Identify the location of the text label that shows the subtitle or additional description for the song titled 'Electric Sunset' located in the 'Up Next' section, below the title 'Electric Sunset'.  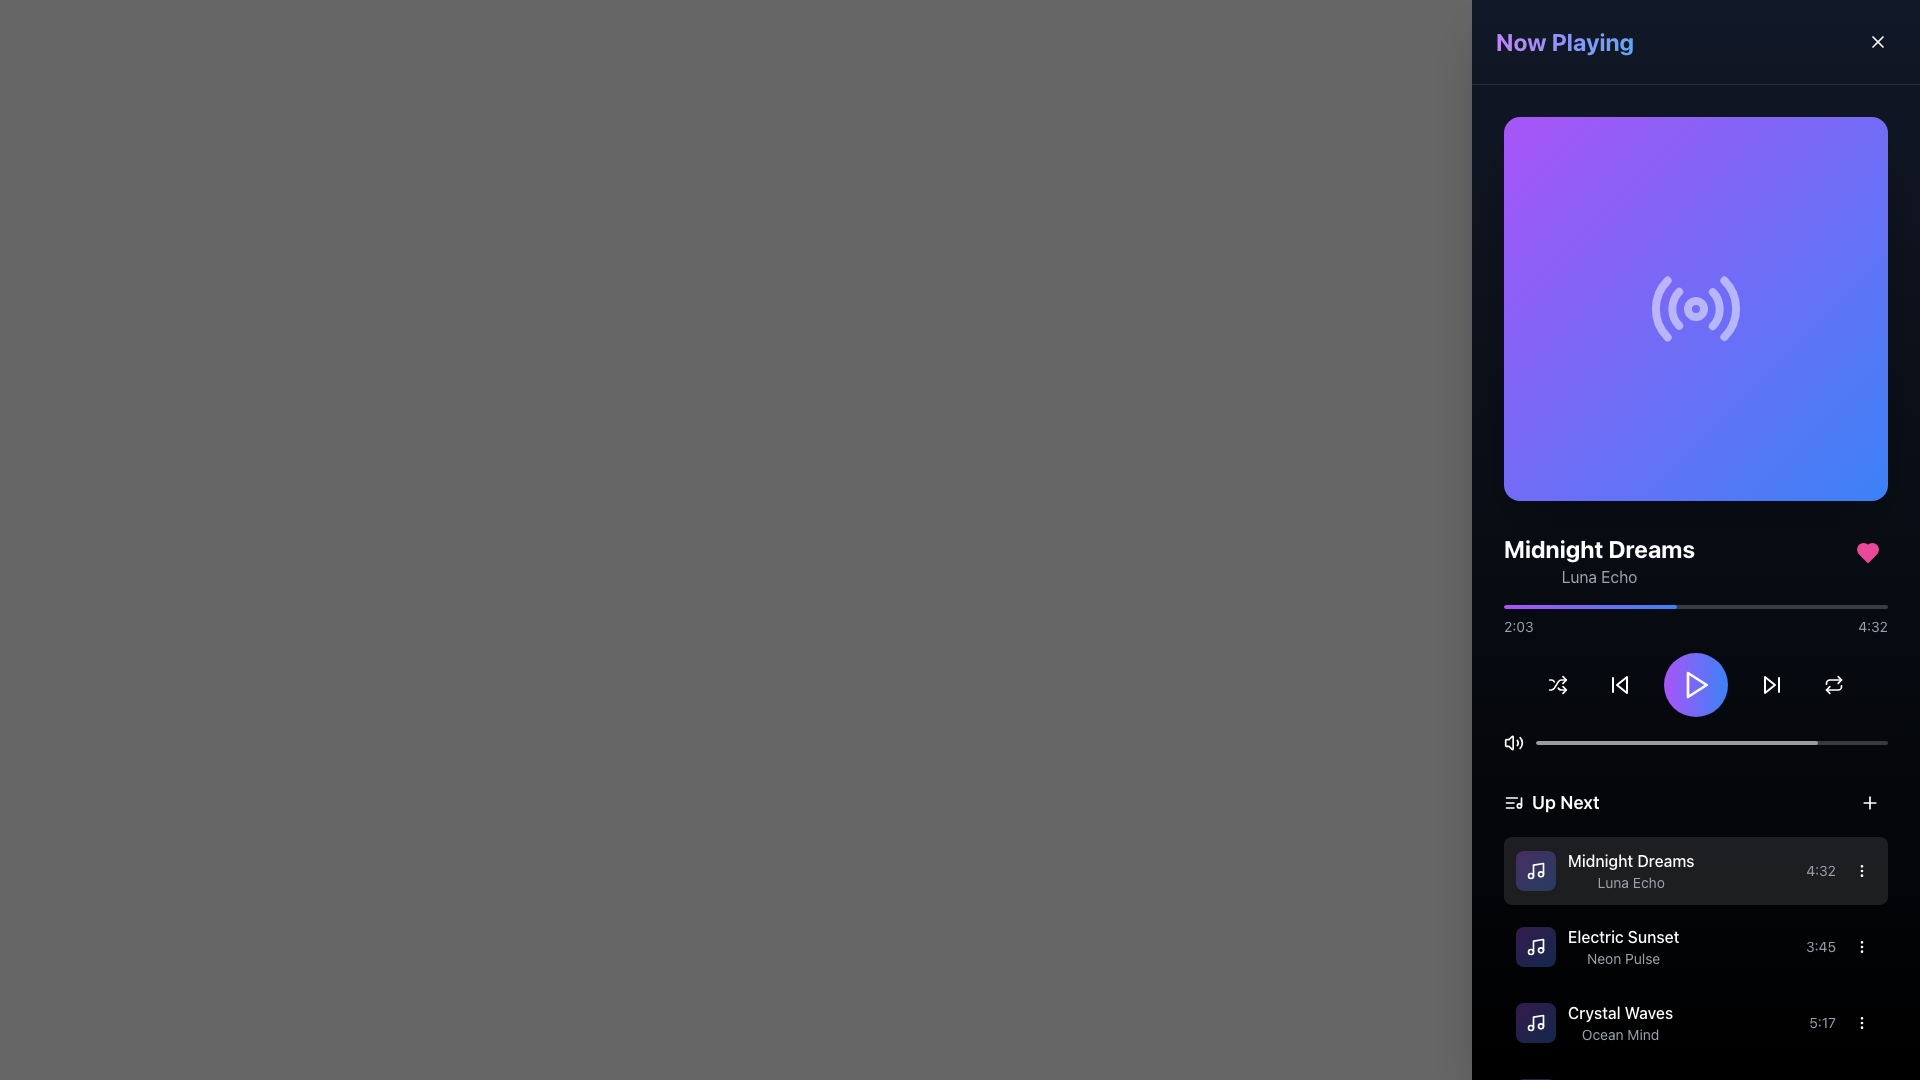
(1623, 958).